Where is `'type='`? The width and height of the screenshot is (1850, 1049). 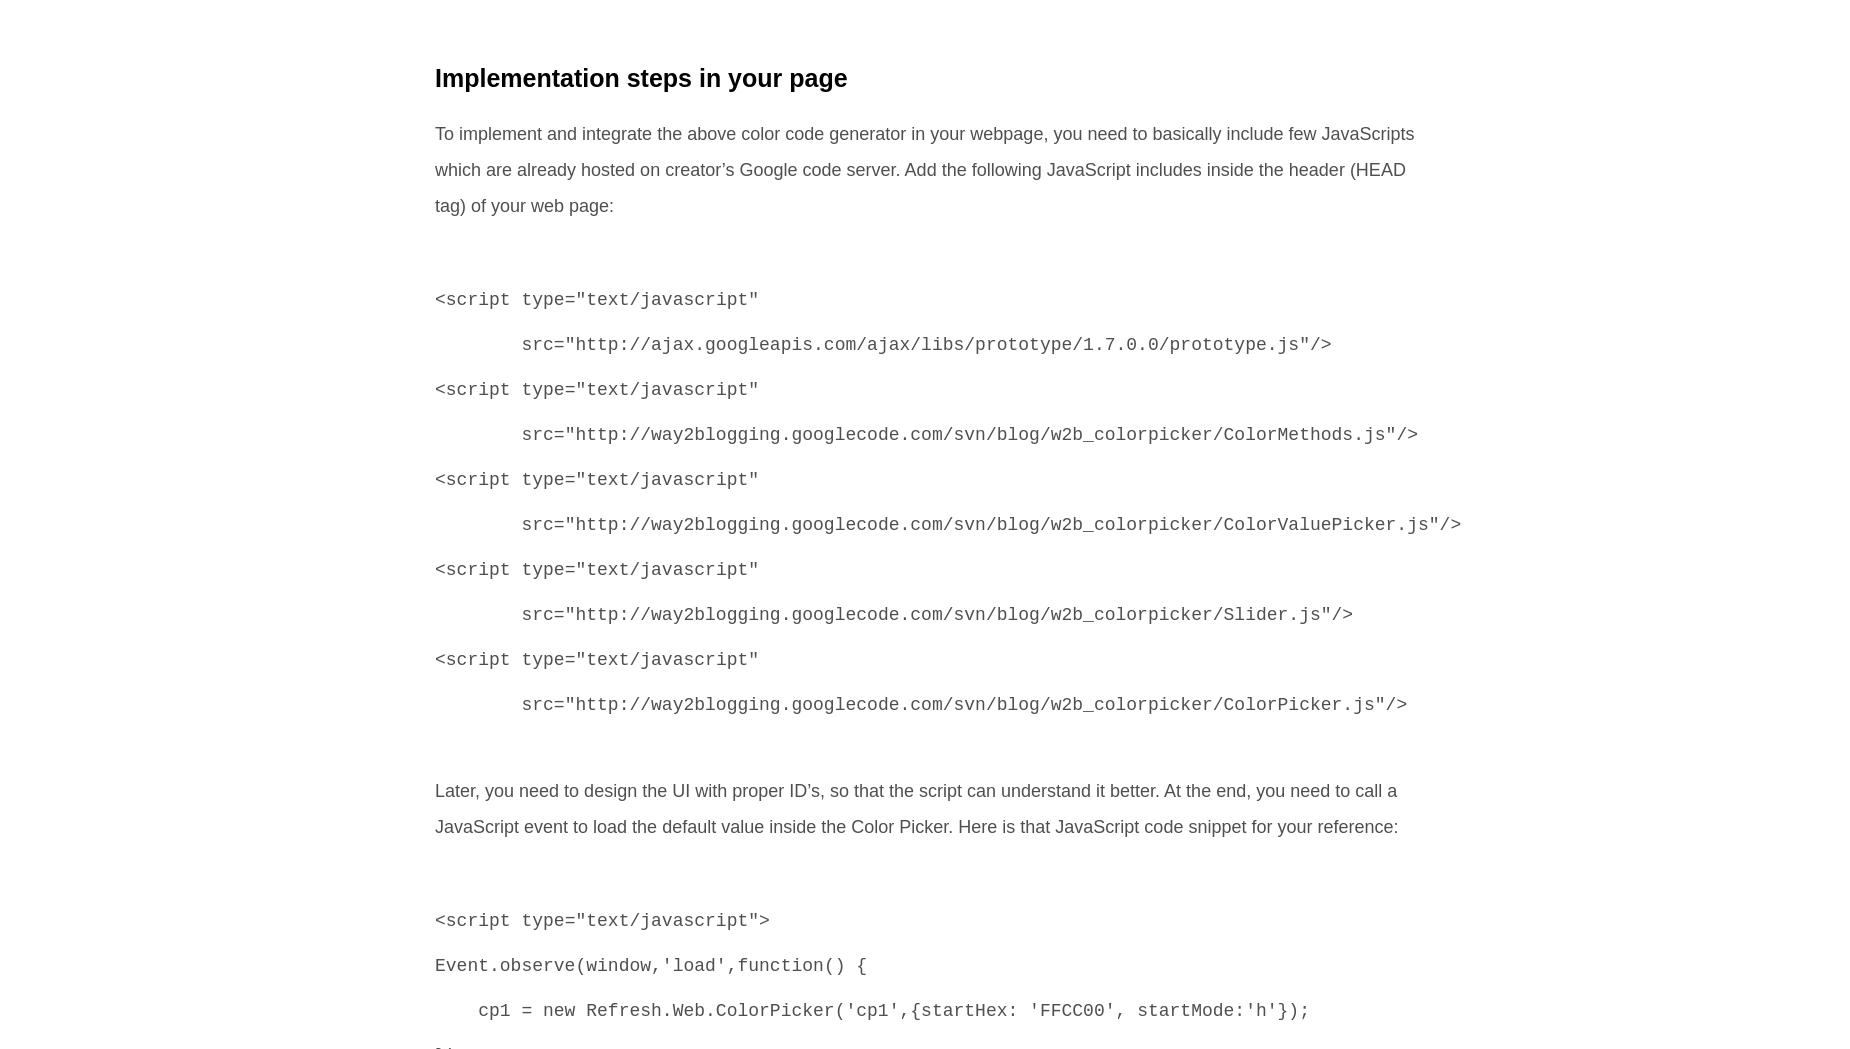 'type=' is located at coordinates (542, 920).